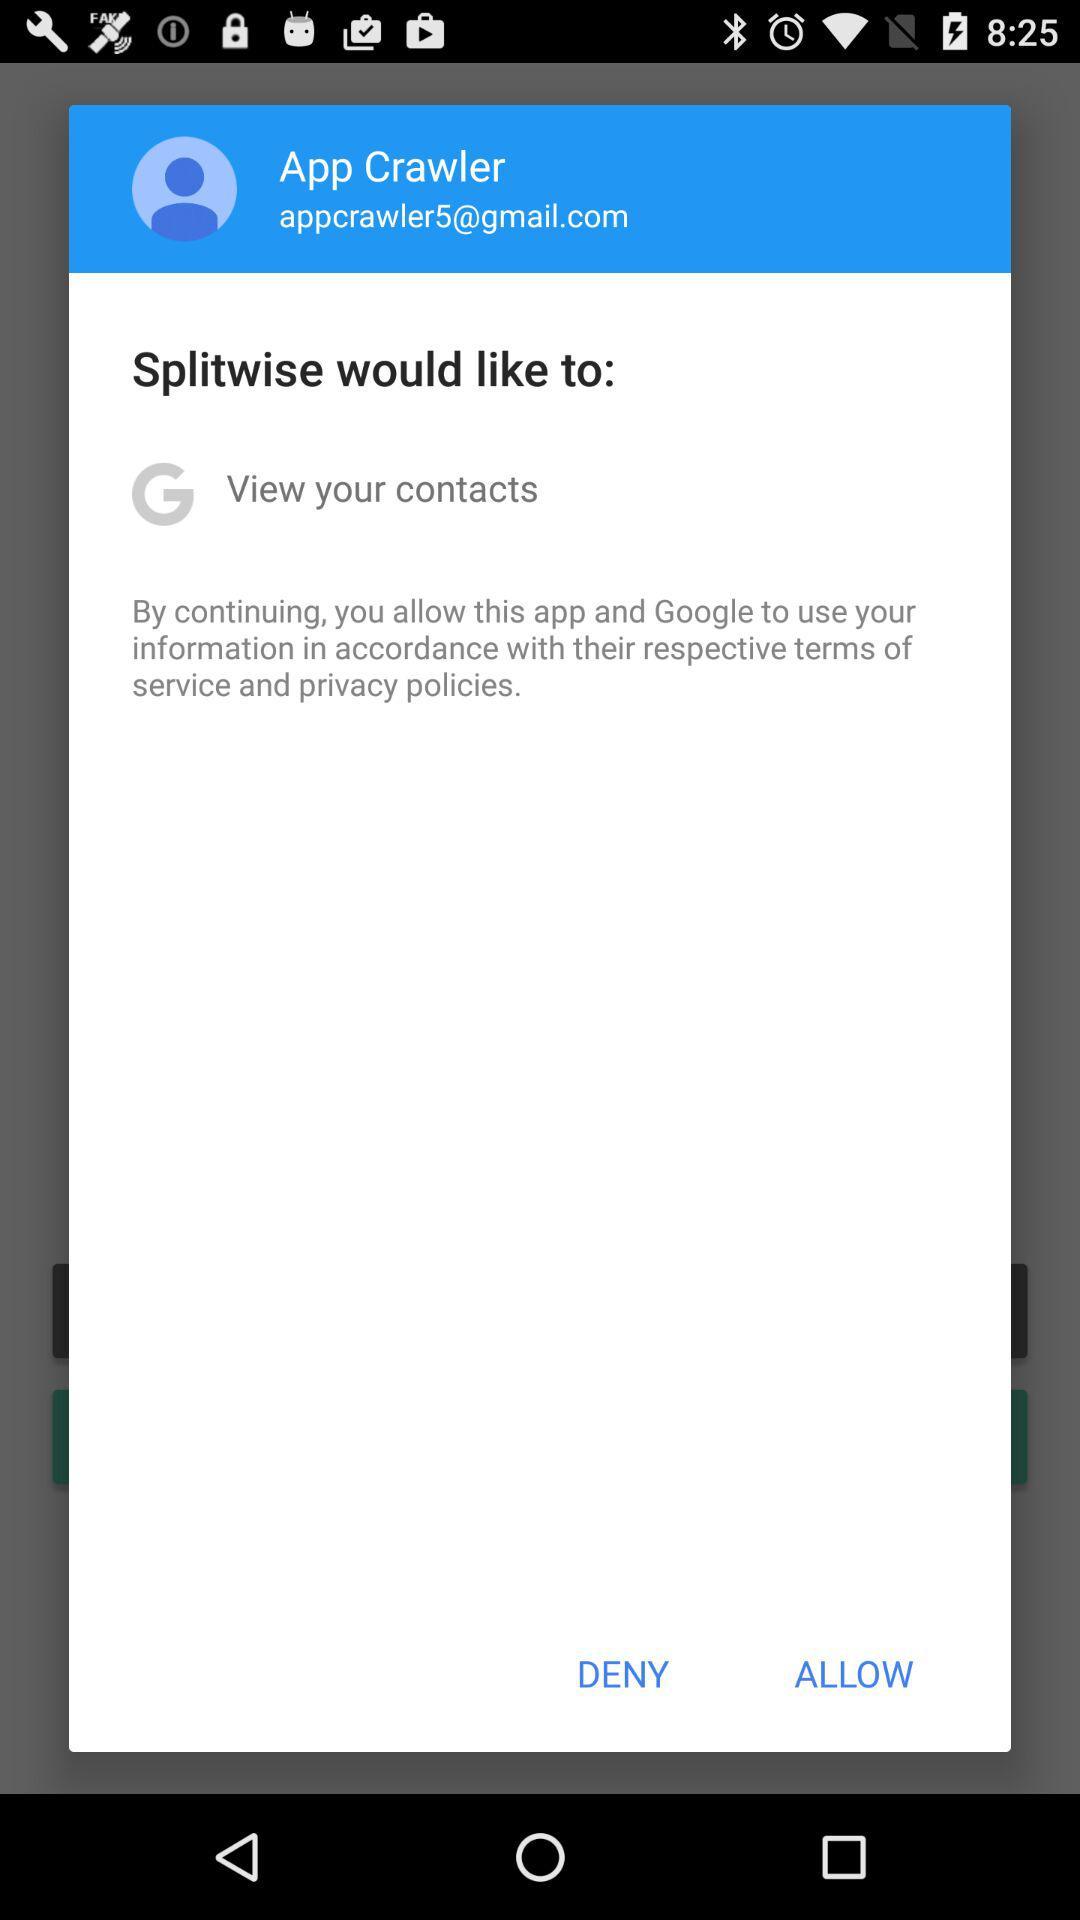 Image resolution: width=1080 pixels, height=1920 pixels. What do you see at coordinates (454, 214) in the screenshot?
I see `appcrawler5@gmail.com app` at bounding box center [454, 214].